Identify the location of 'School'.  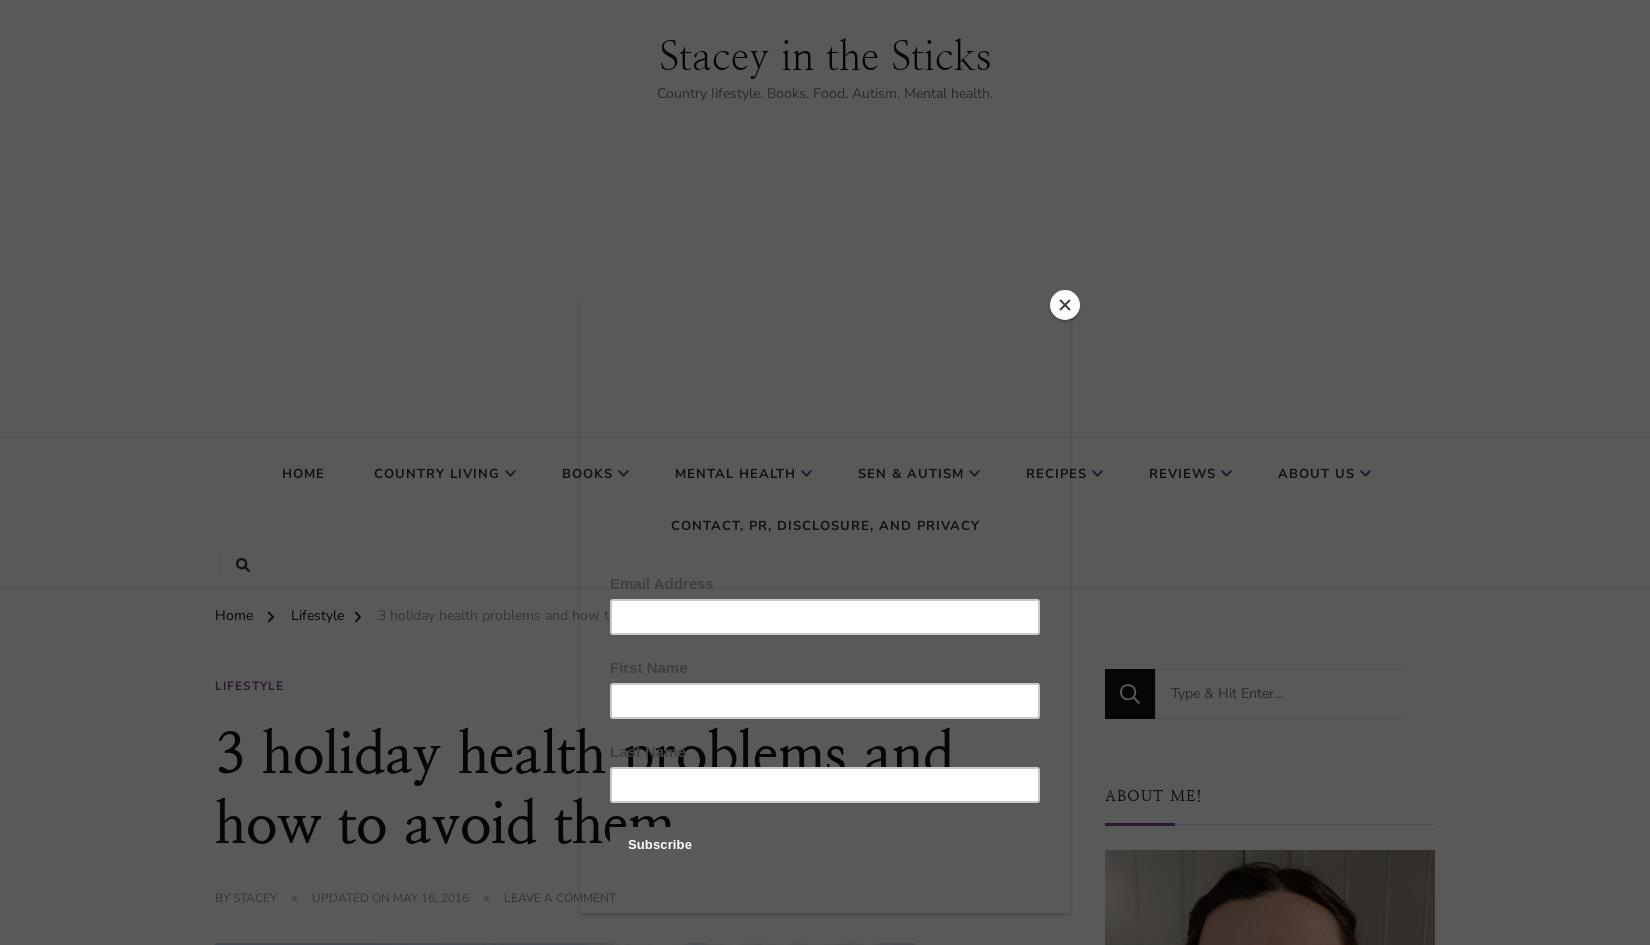
(891, 631).